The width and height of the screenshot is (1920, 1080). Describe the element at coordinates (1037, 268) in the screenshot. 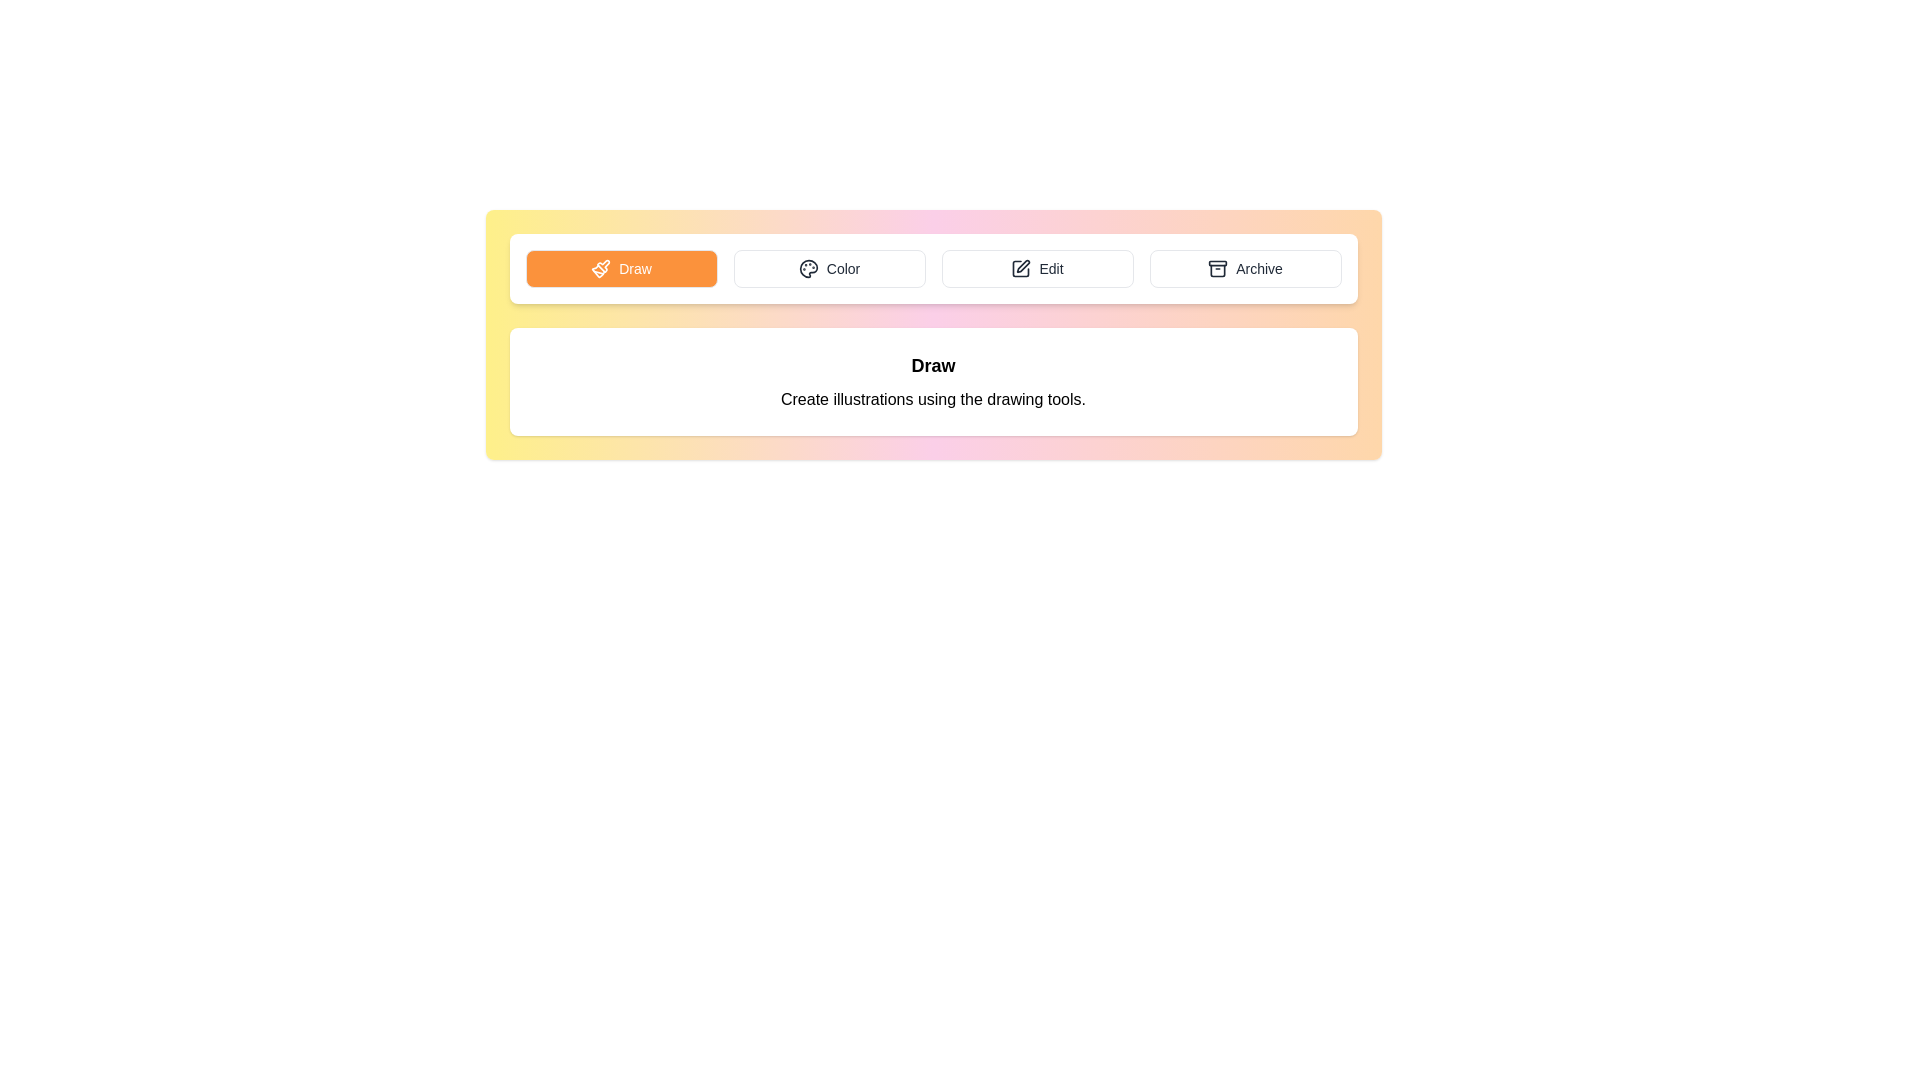

I see `the Edit tab by clicking on its button` at that location.